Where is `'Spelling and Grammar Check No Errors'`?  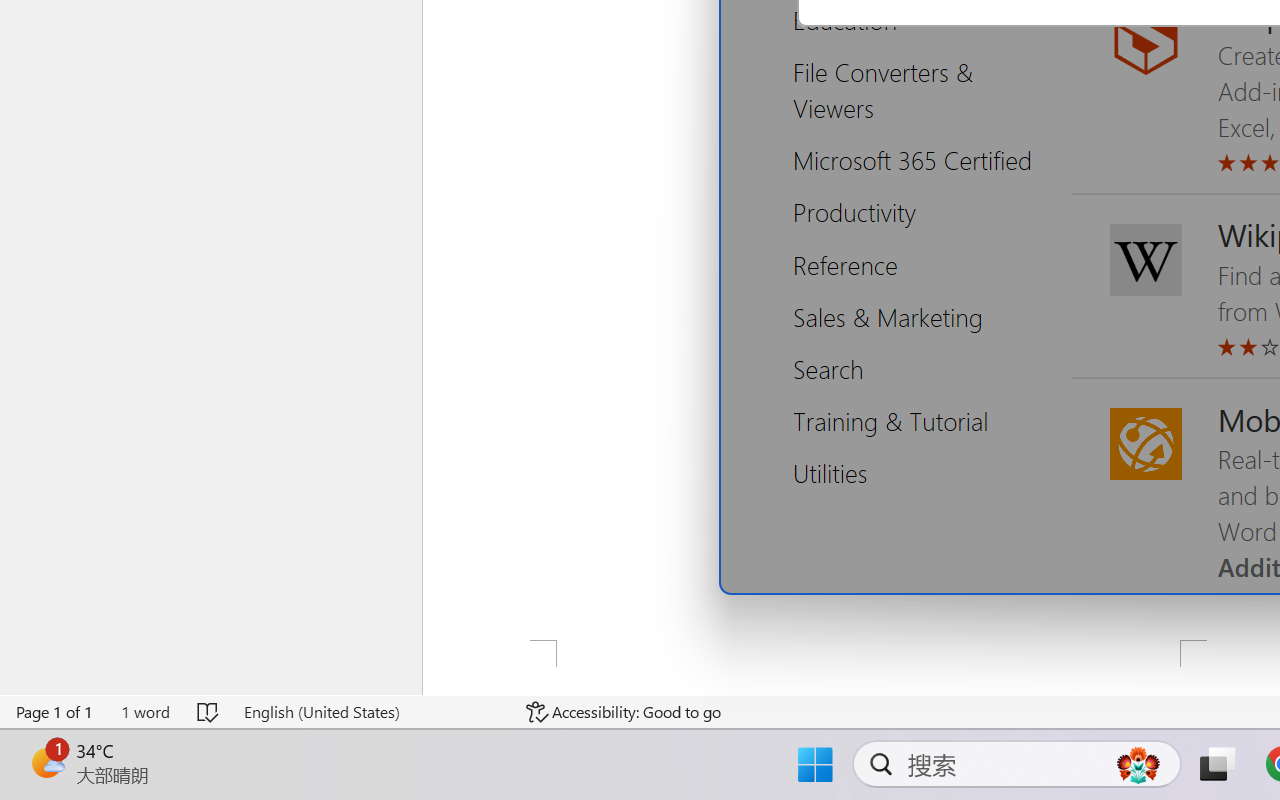
'Spelling and Grammar Check No Errors' is located at coordinates (209, 711).